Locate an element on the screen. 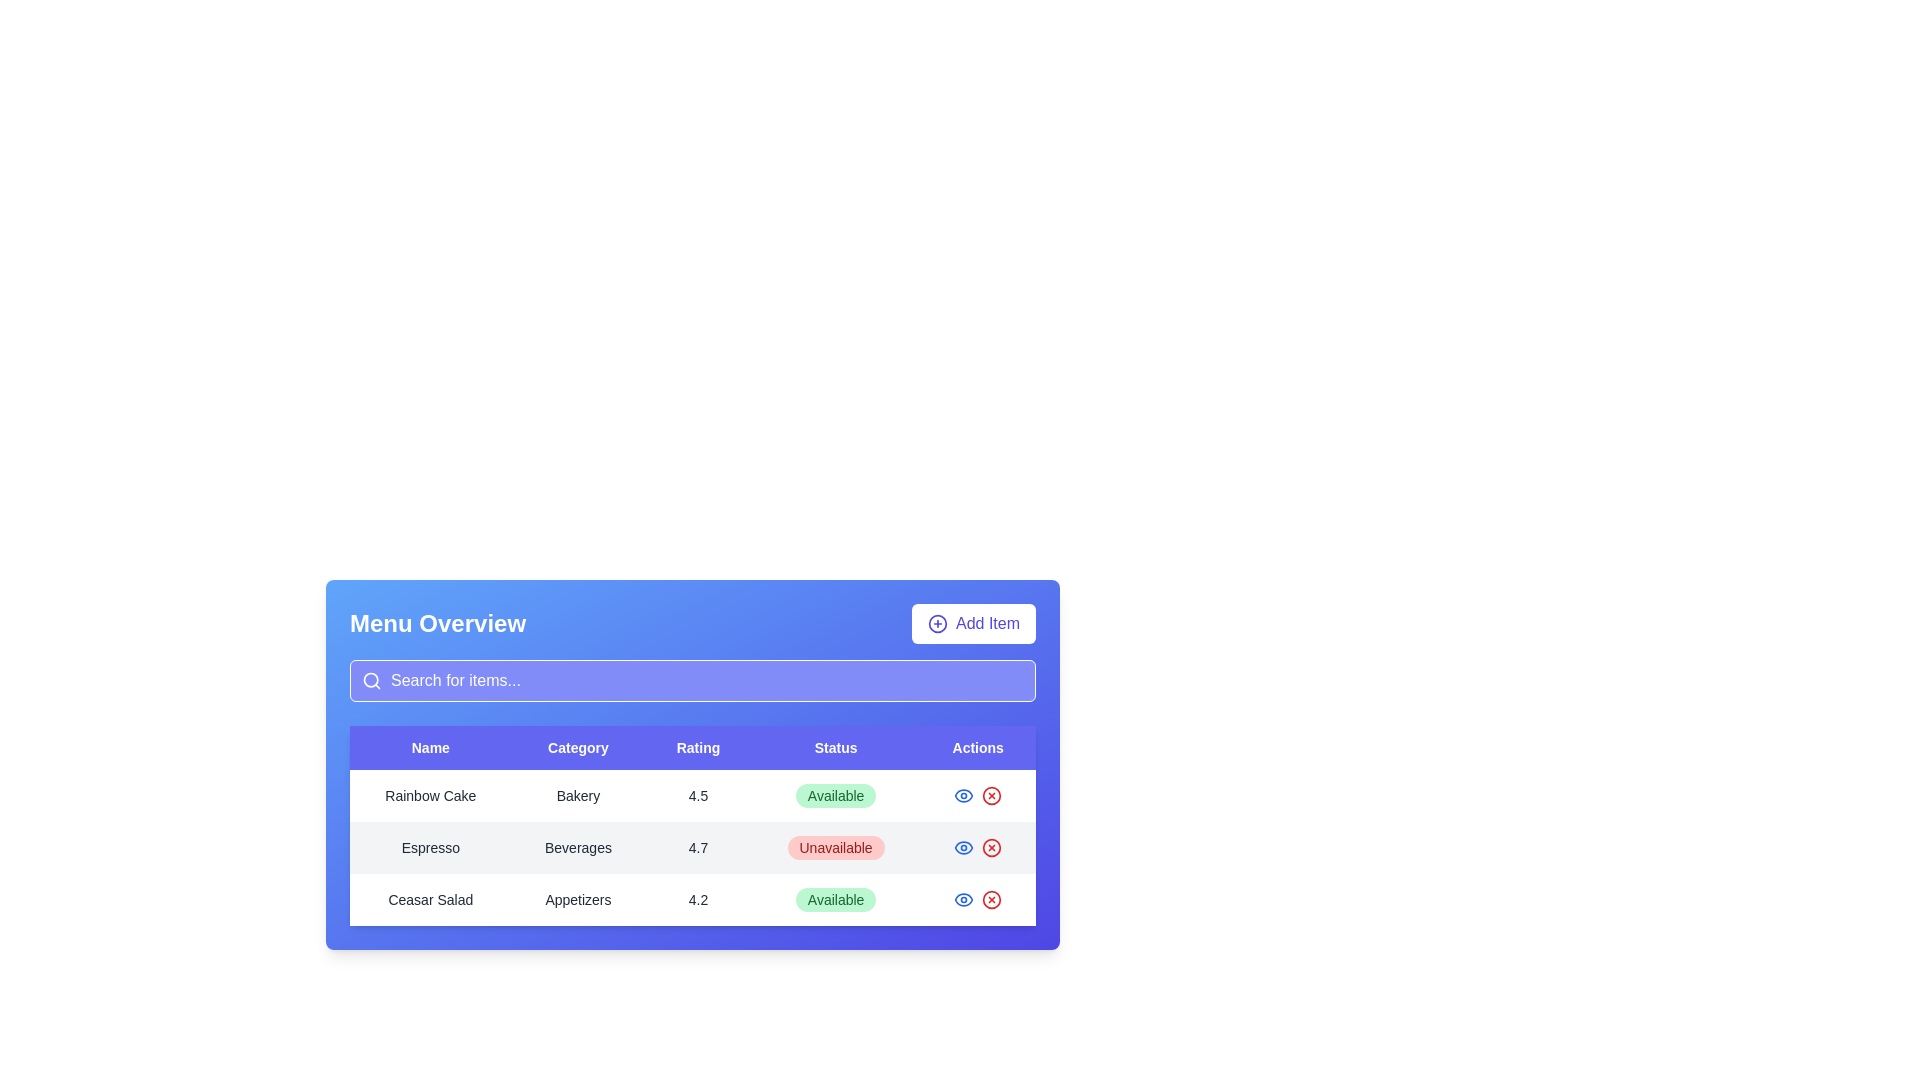 Image resolution: width=1920 pixels, height=1080 pixels. the 'Rainbow Cake' text label, which is centrally aligned in the first row of the table under the 'Name' column is located at coordinates (429, 794).